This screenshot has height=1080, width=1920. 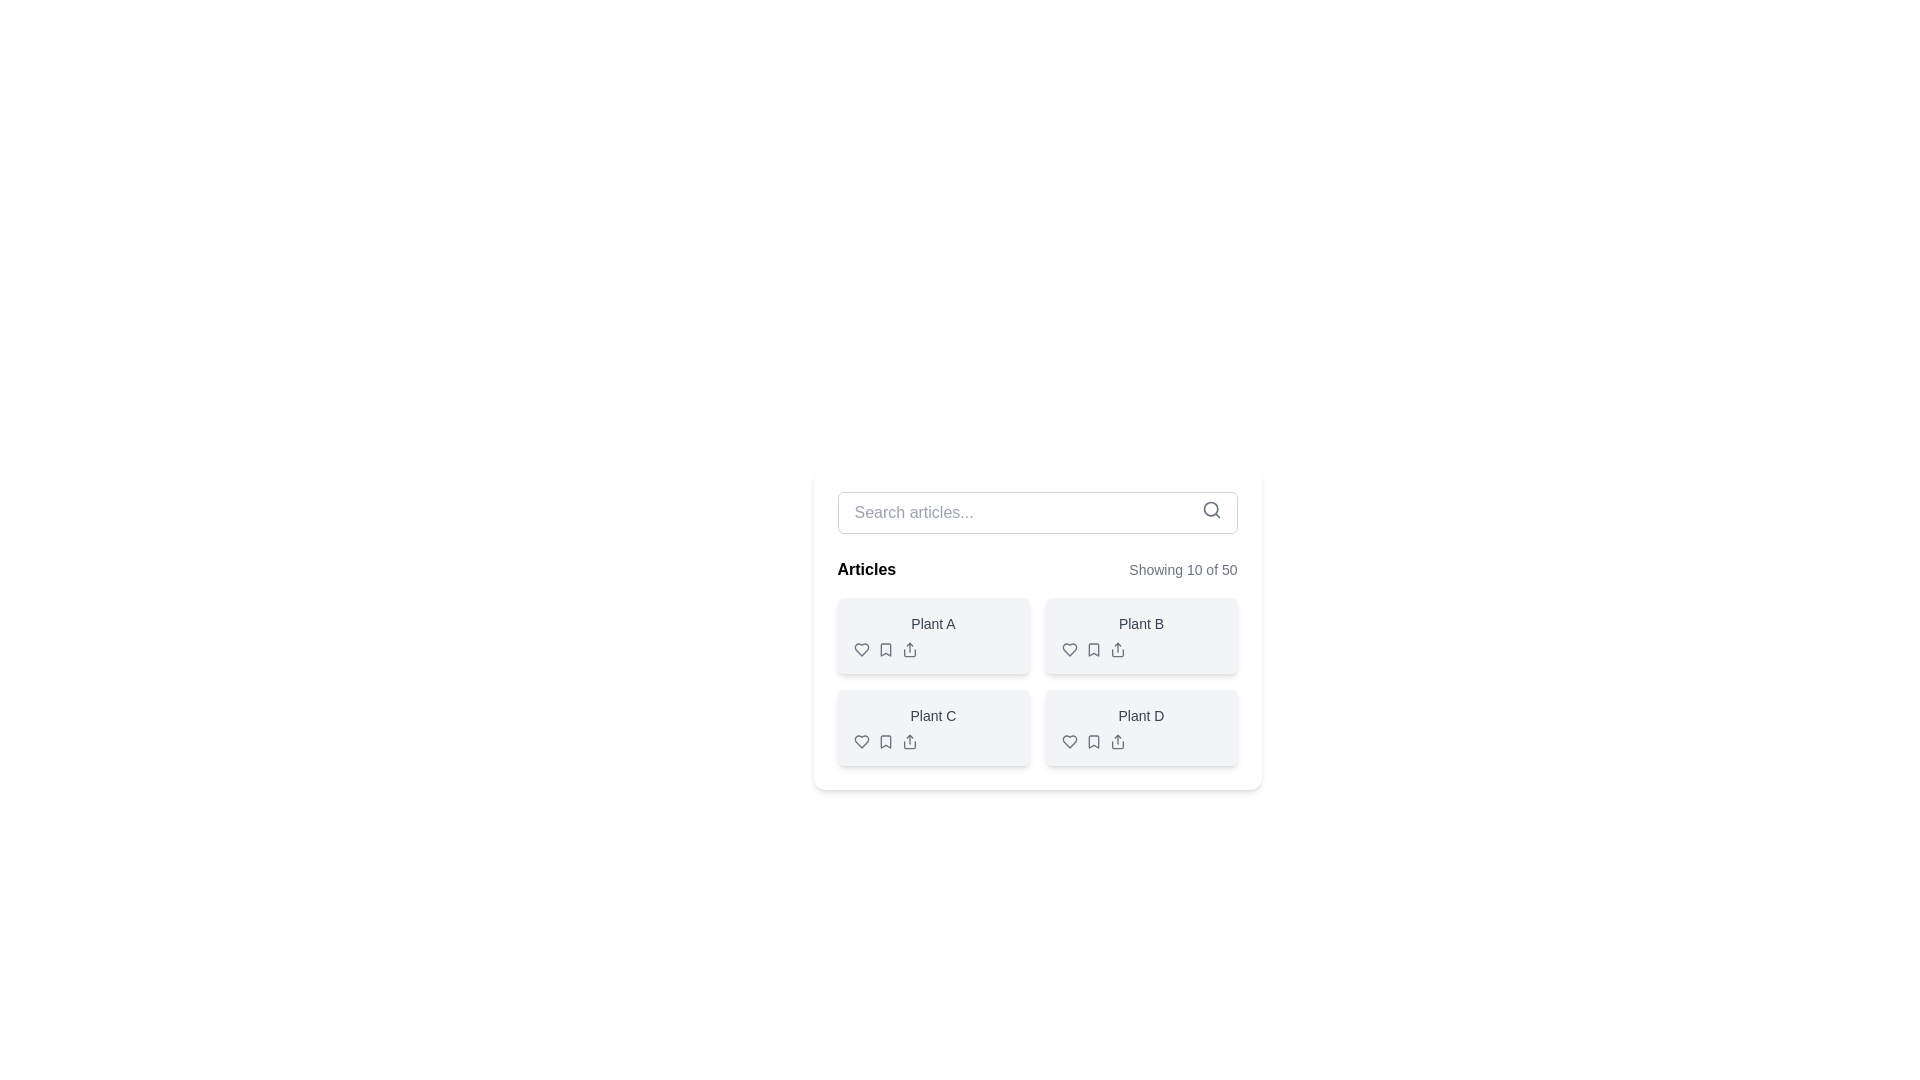 What do you see at coordinates (1141, 715) in the screenshot?
I see `the text label 'Plant D' which indicates the name or type of item in the fourth card of the grid layout` at bounding box center [1141, 715].